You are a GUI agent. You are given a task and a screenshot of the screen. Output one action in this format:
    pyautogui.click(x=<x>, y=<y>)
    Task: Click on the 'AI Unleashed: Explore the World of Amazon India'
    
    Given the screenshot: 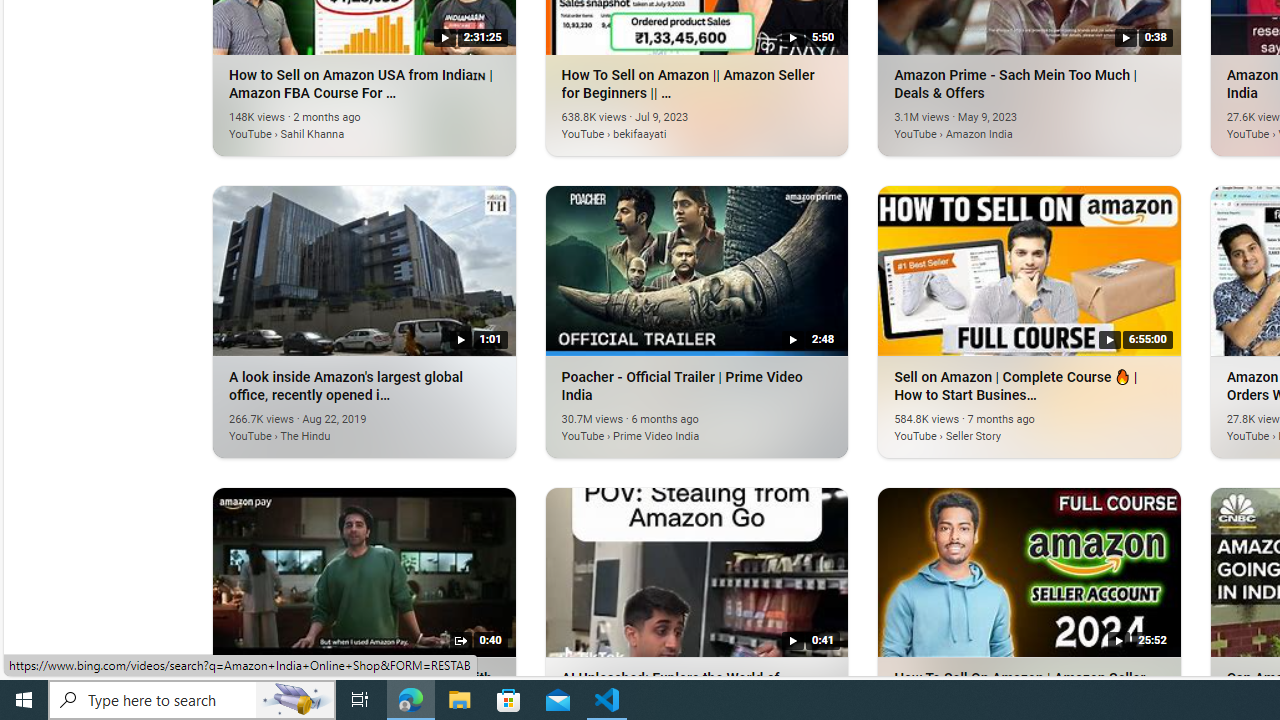 What is the action you would take?
    pyautogui.click(x=696, y=571)
    